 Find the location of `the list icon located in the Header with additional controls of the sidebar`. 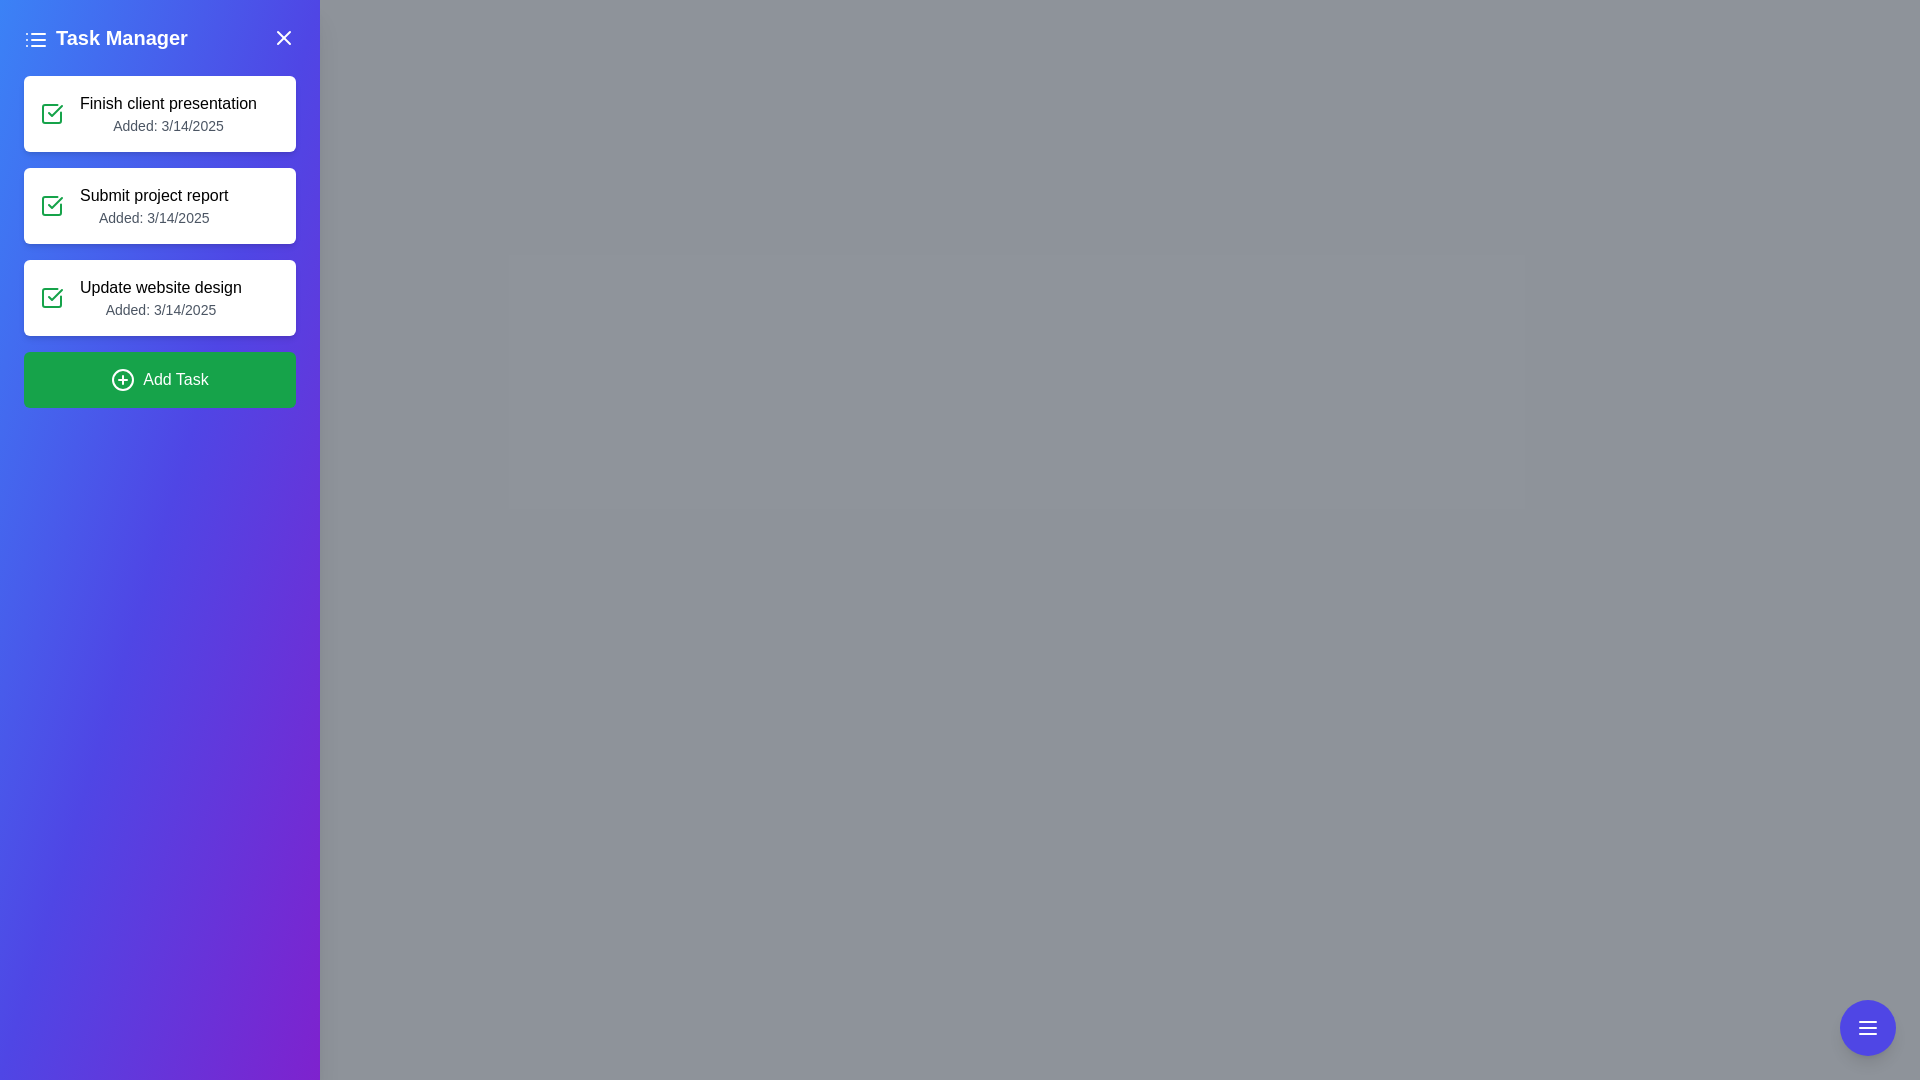

the list icon located in the Header with additional controls of the sidebar is located at coordinates (158, 38).